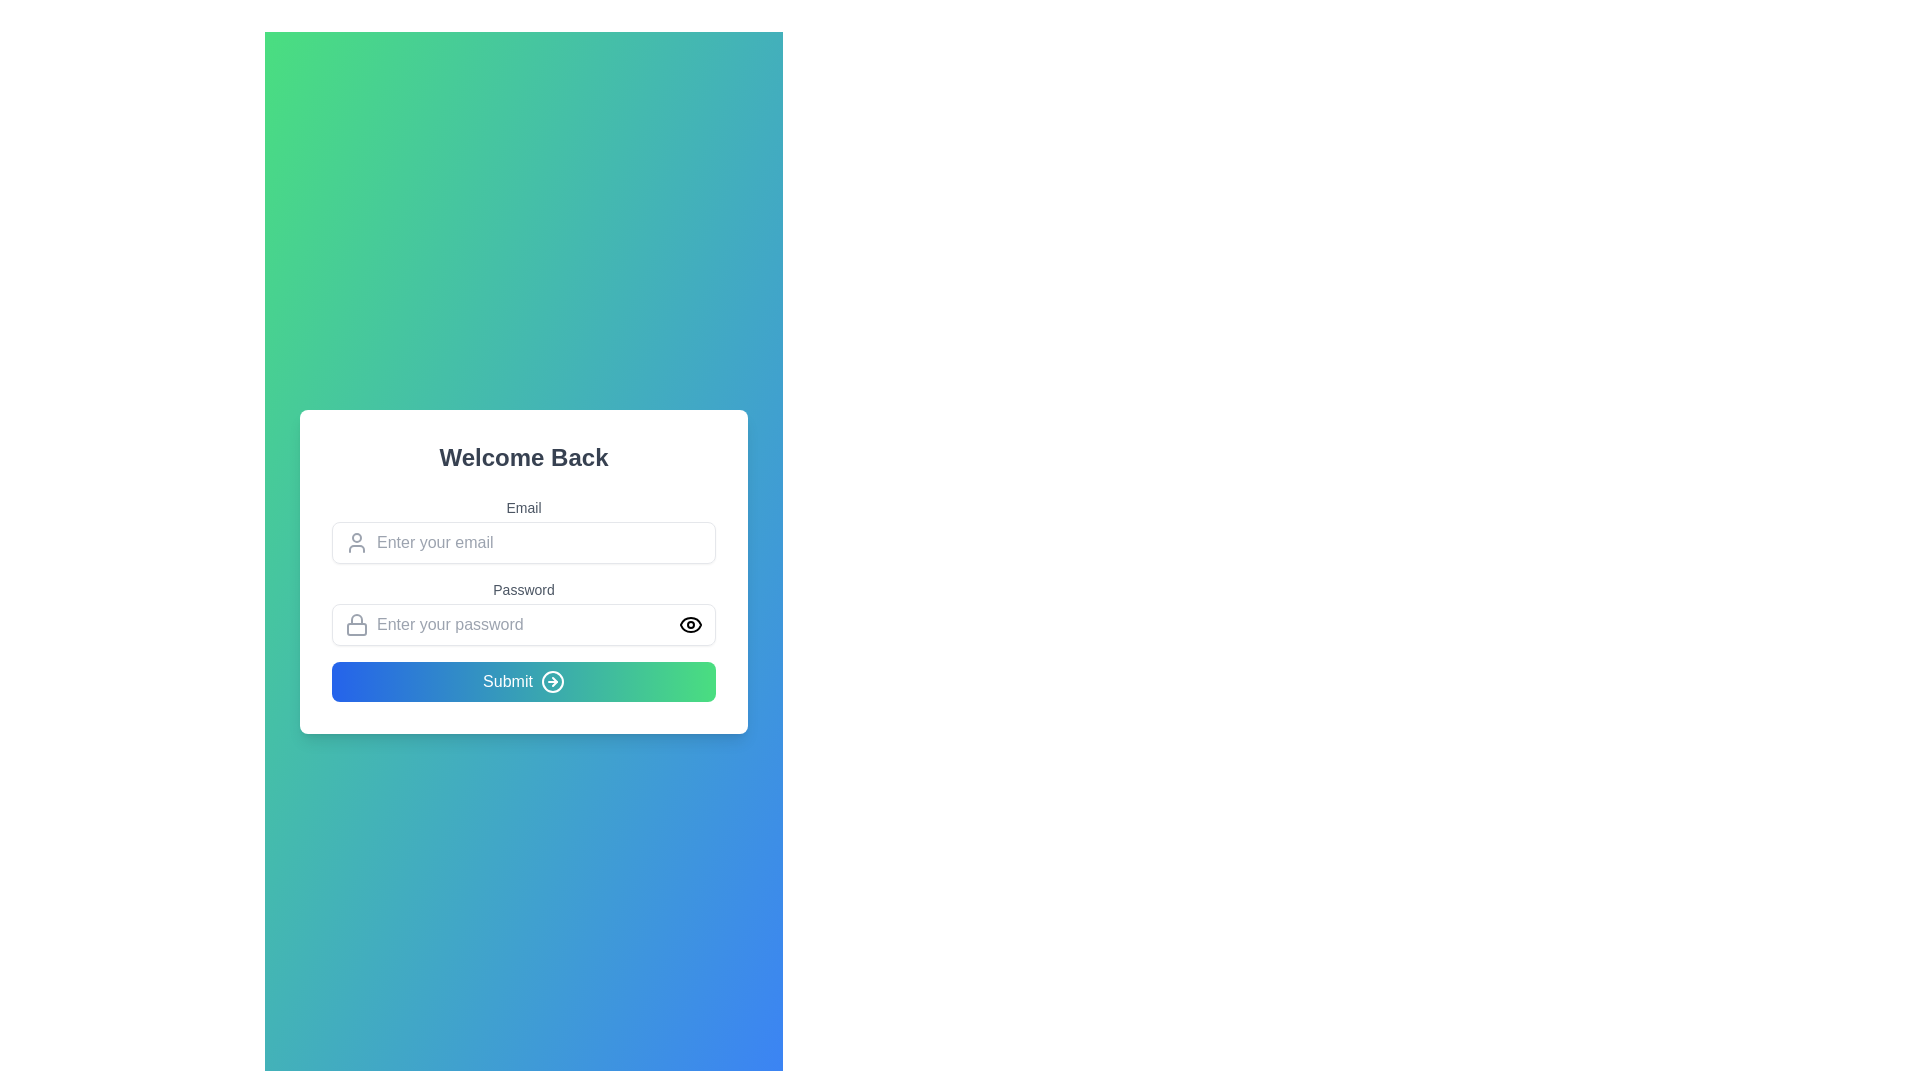 This screenshot has width=1920, height=1080. What do you see at coordinates (523, 507) in the screenshot?
I see `the label element for the email input field, which is located at the top-center of the form panel, above the user icon and the email input field` at bounding box center [523, 507].